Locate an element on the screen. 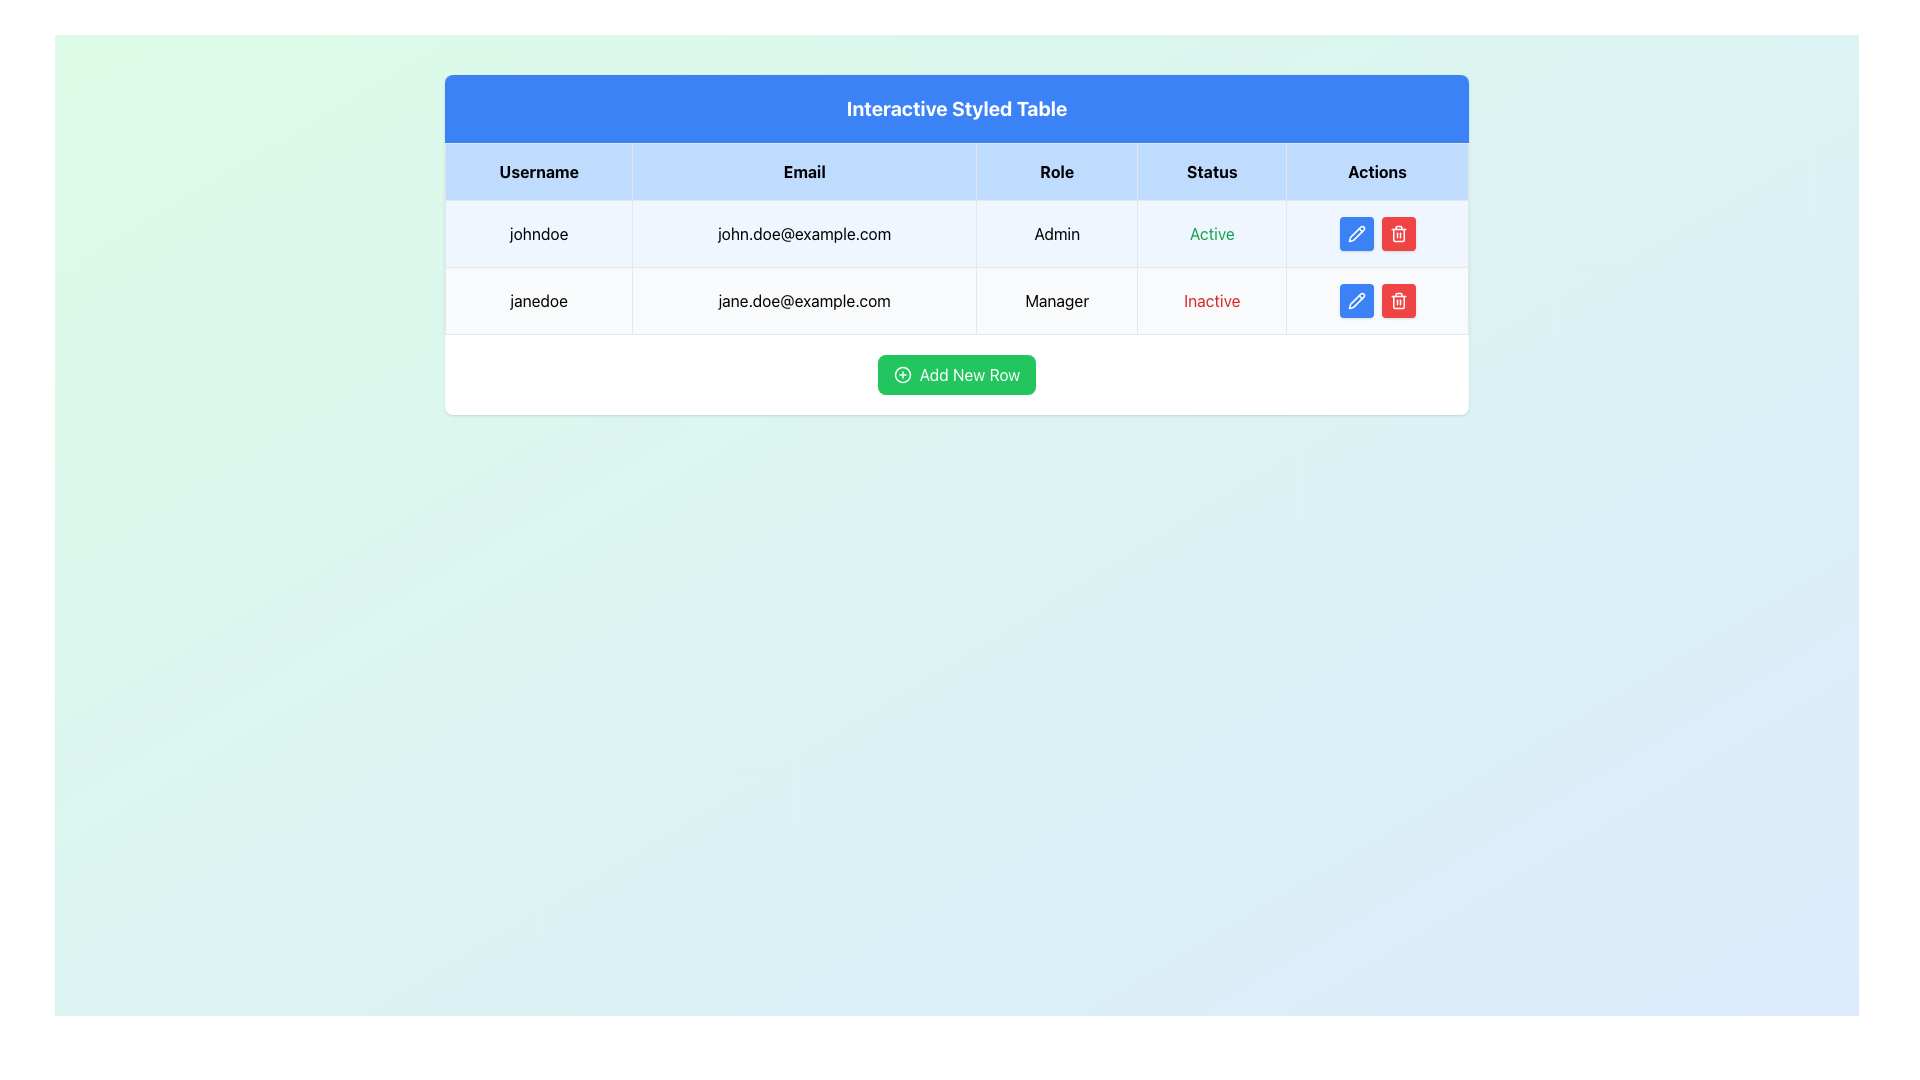 The image size is (1920, 1080). the pencil icon located in the 'Actions' column of the first row in the table is located at coordinates (1356, 231).